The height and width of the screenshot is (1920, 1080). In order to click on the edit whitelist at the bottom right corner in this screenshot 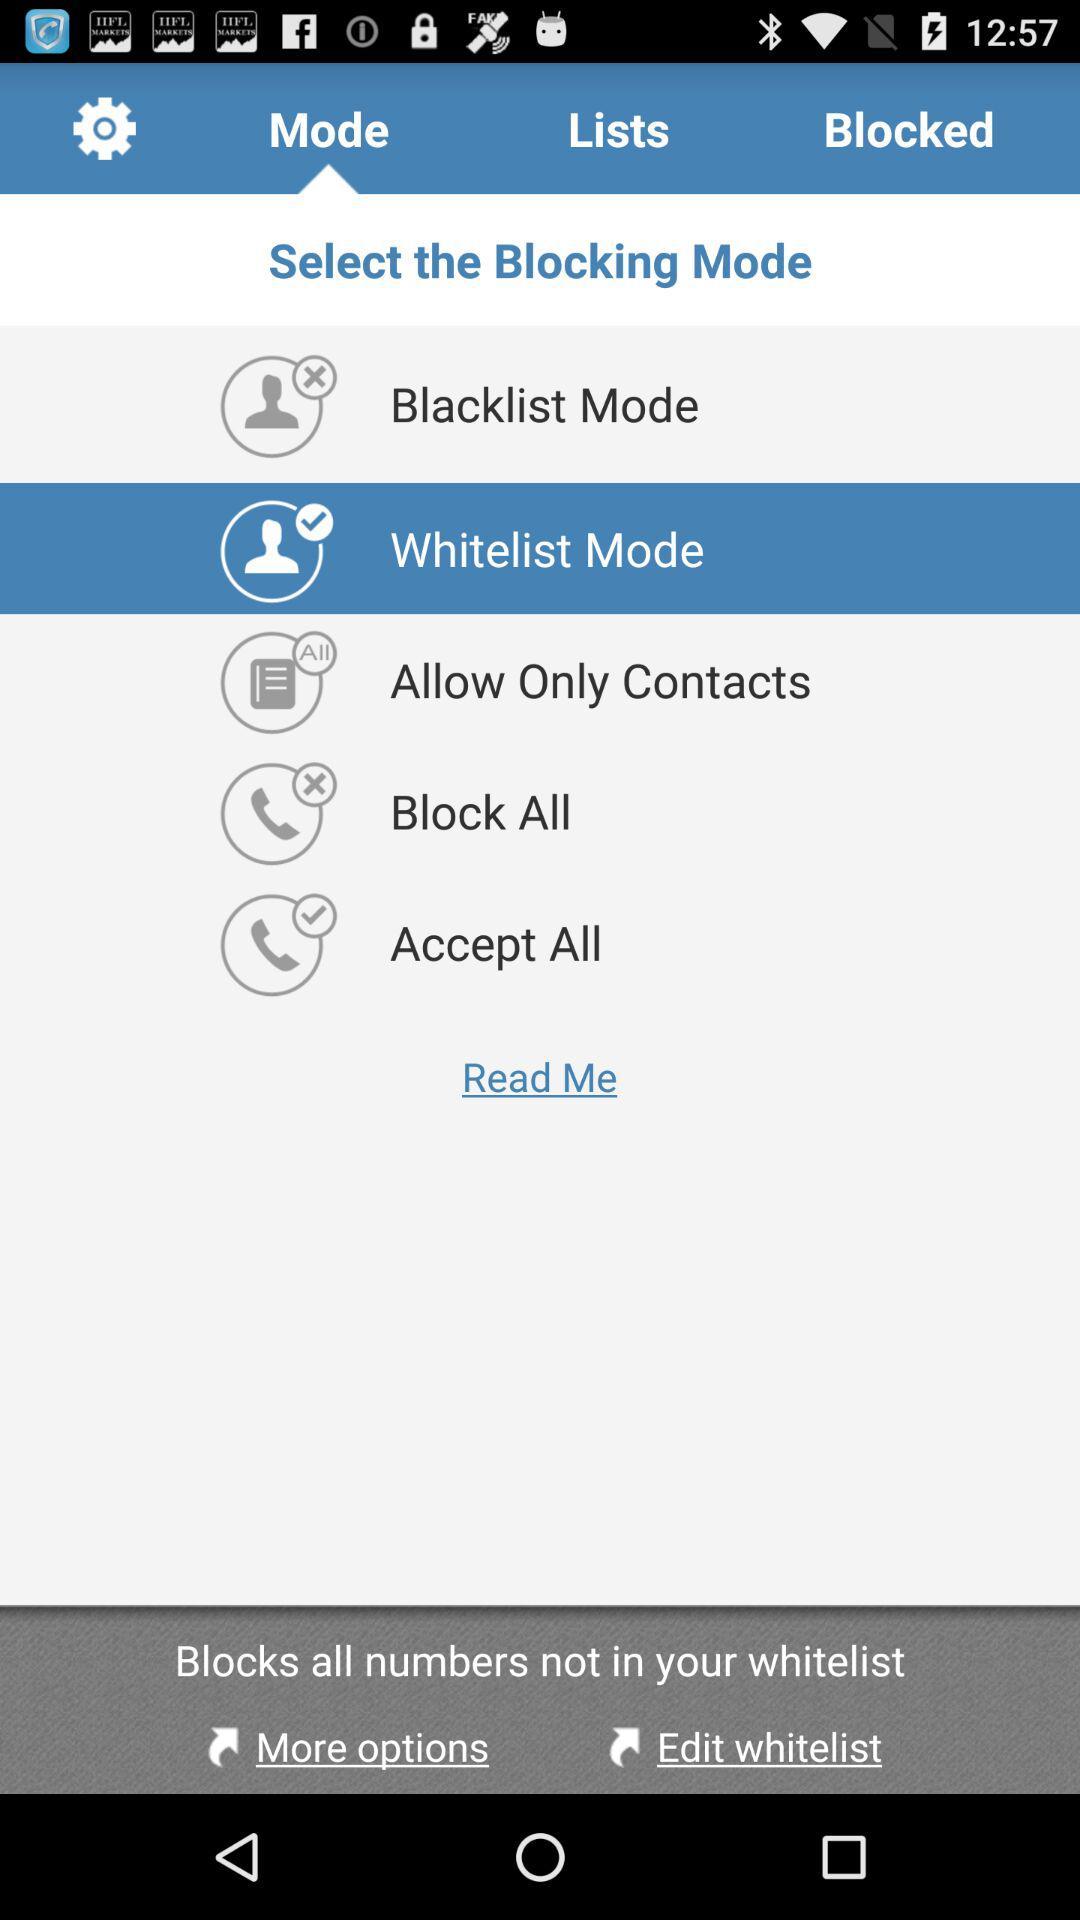, I will do `click(740, 1745)`.